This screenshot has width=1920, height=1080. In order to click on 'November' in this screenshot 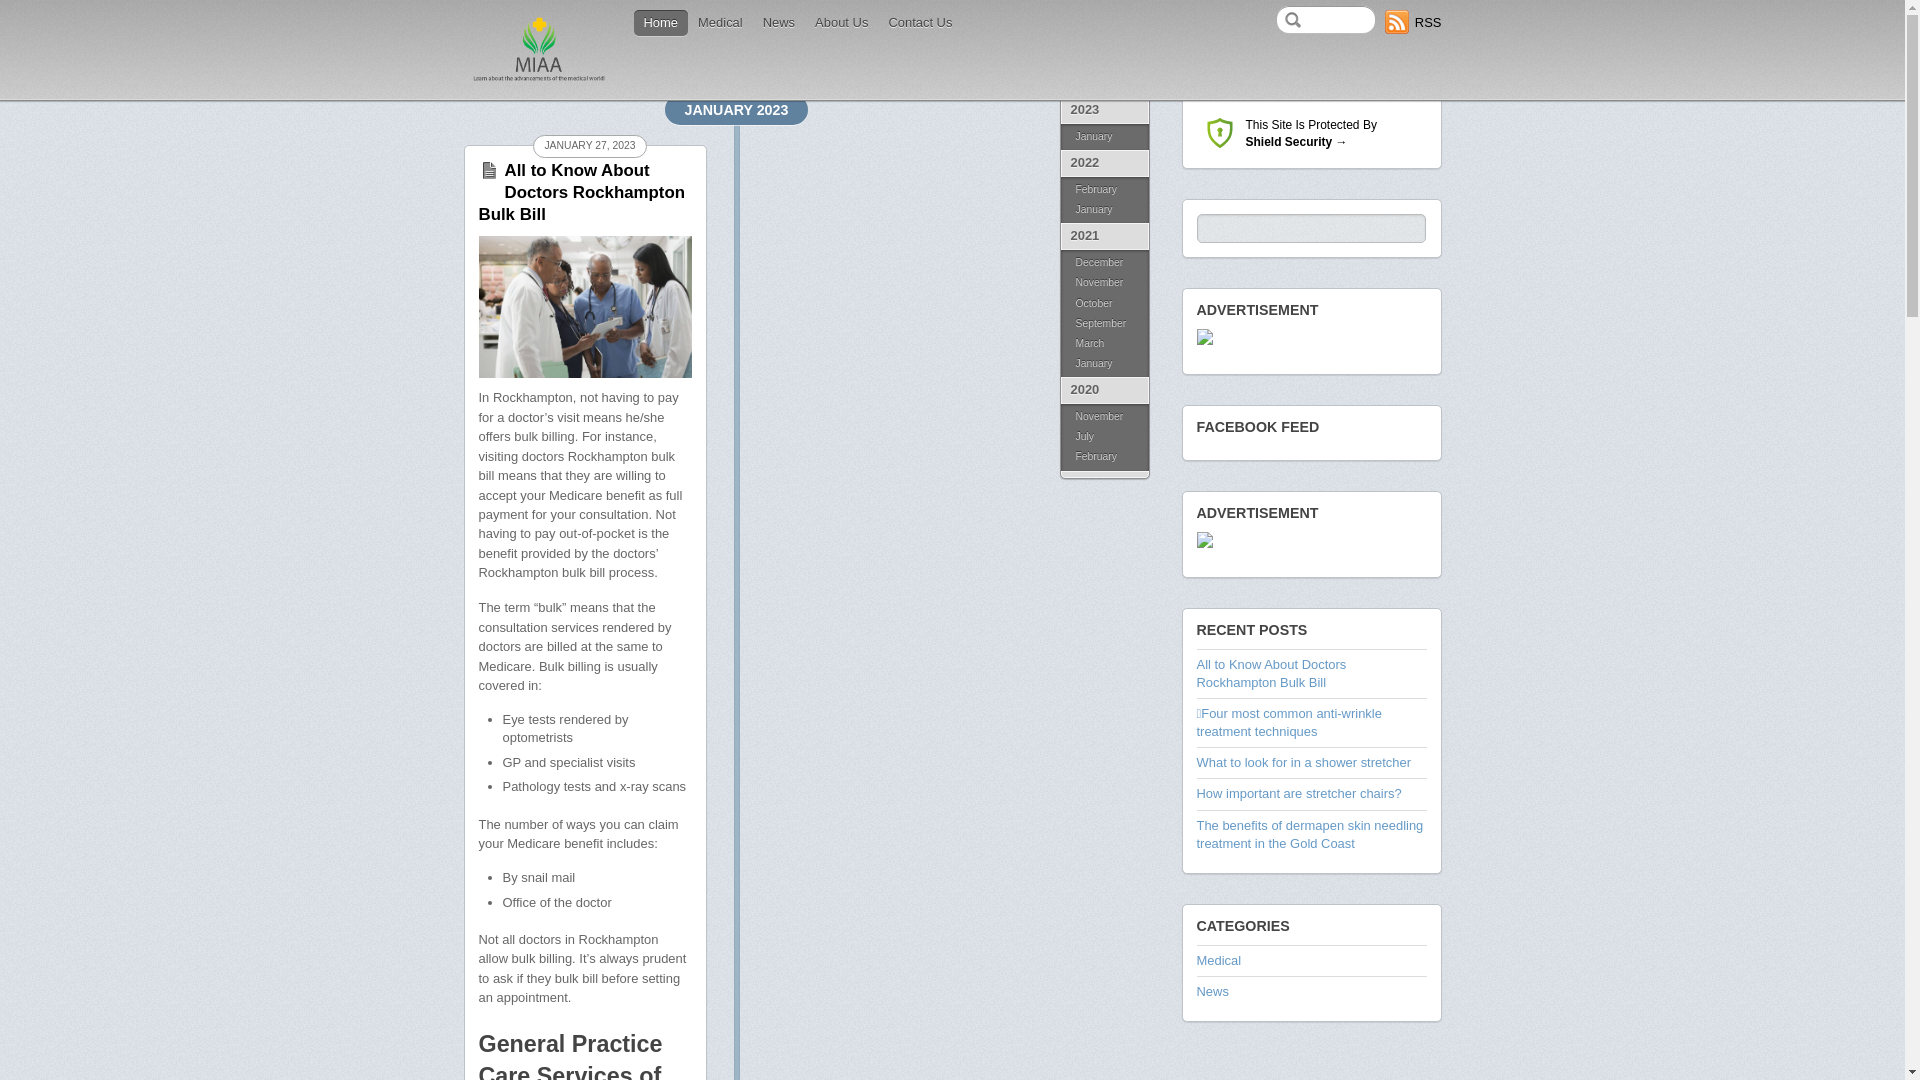, I will do `click(1103, 282)`.